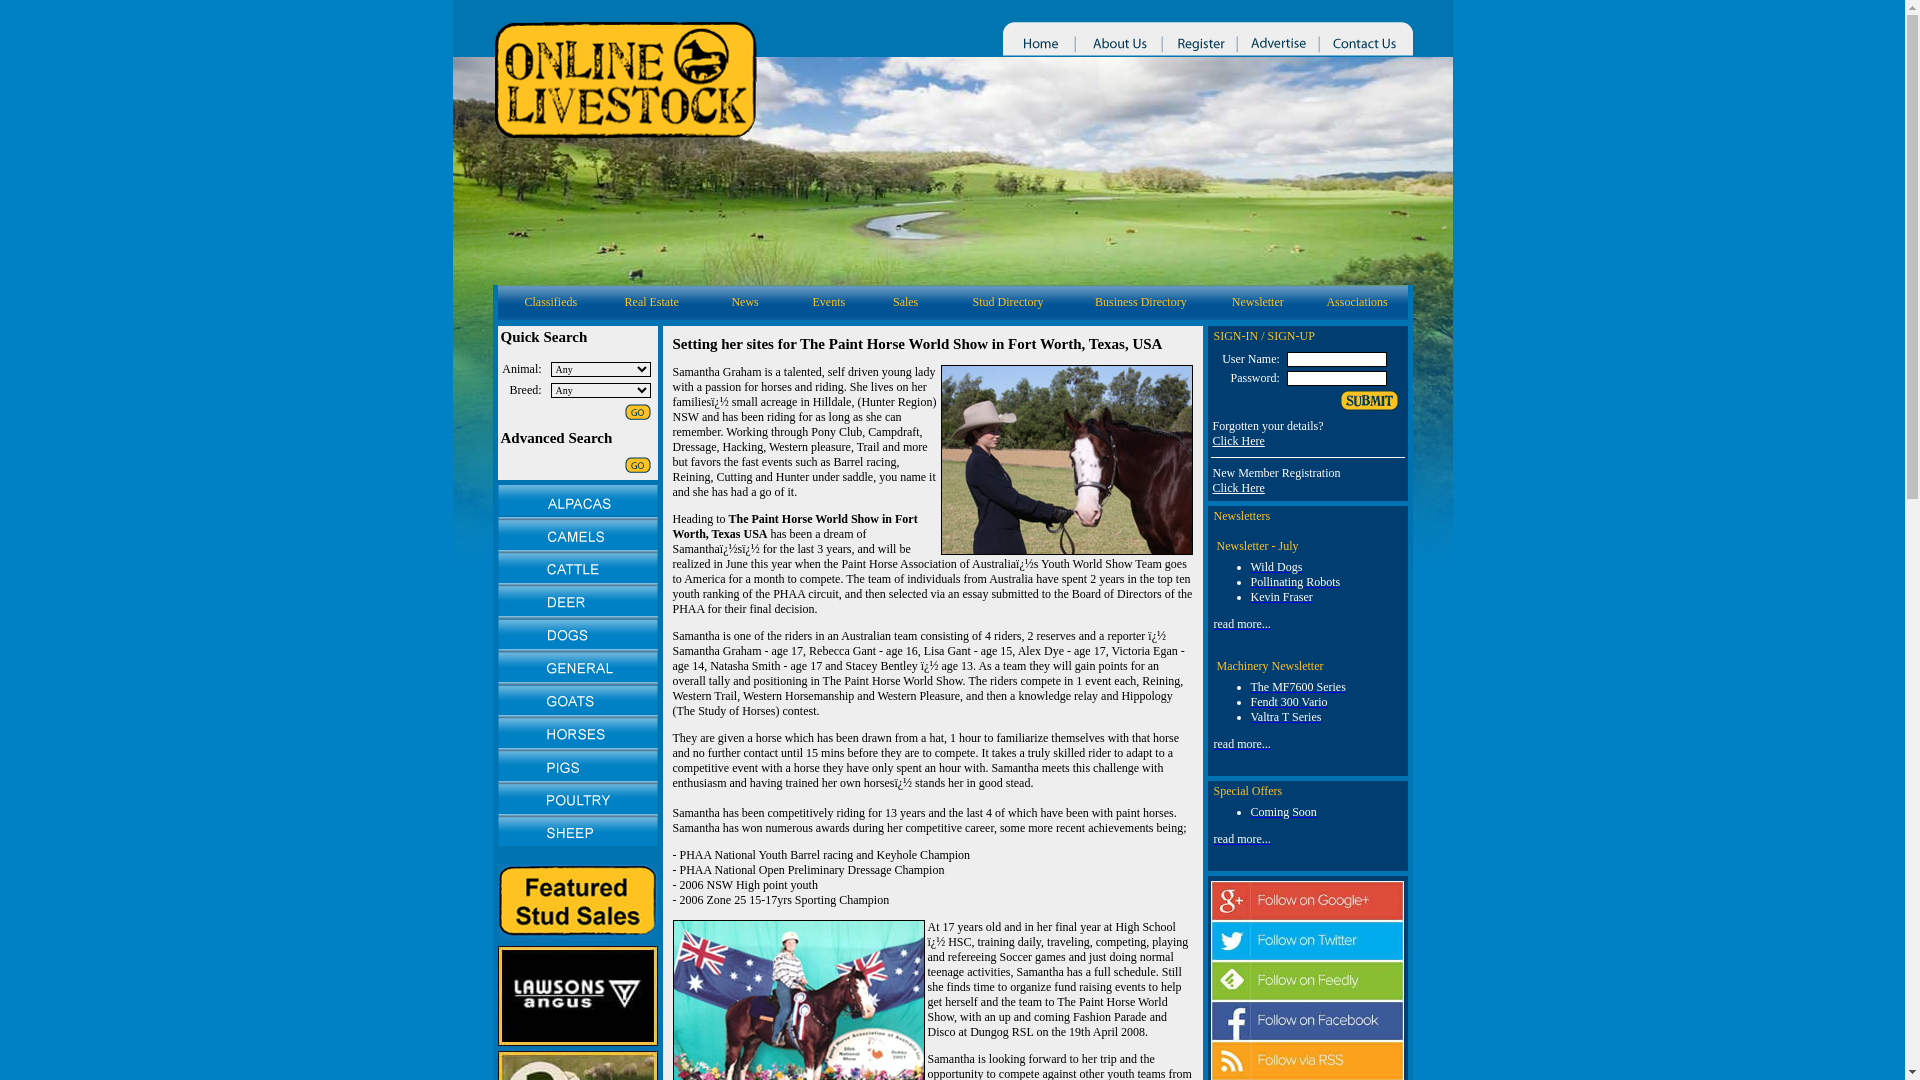  What do you see at coordinates (1008, 301) in the screenshot?
I see `'Stud Directory'` at bounding box center [1008, 301].